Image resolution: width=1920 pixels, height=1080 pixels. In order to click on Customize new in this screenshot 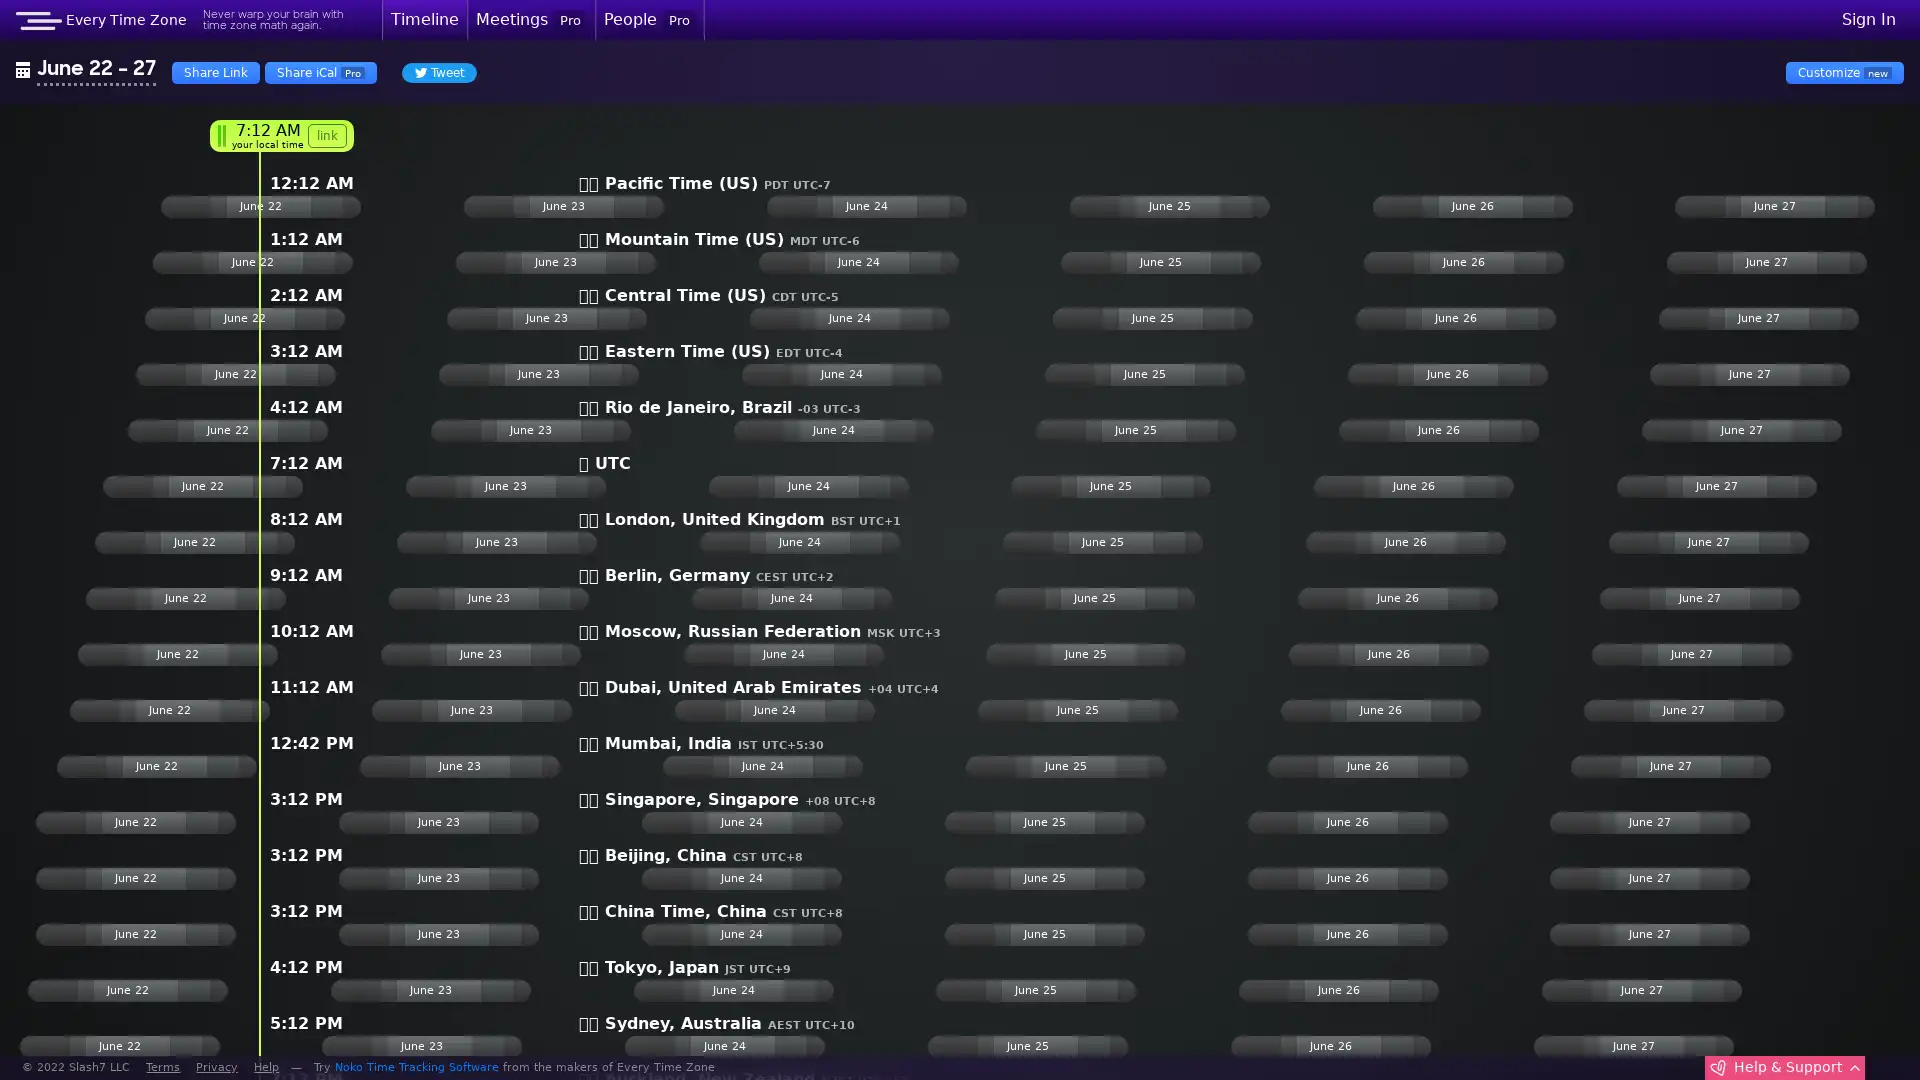, I will do `click(1843, 71)`.